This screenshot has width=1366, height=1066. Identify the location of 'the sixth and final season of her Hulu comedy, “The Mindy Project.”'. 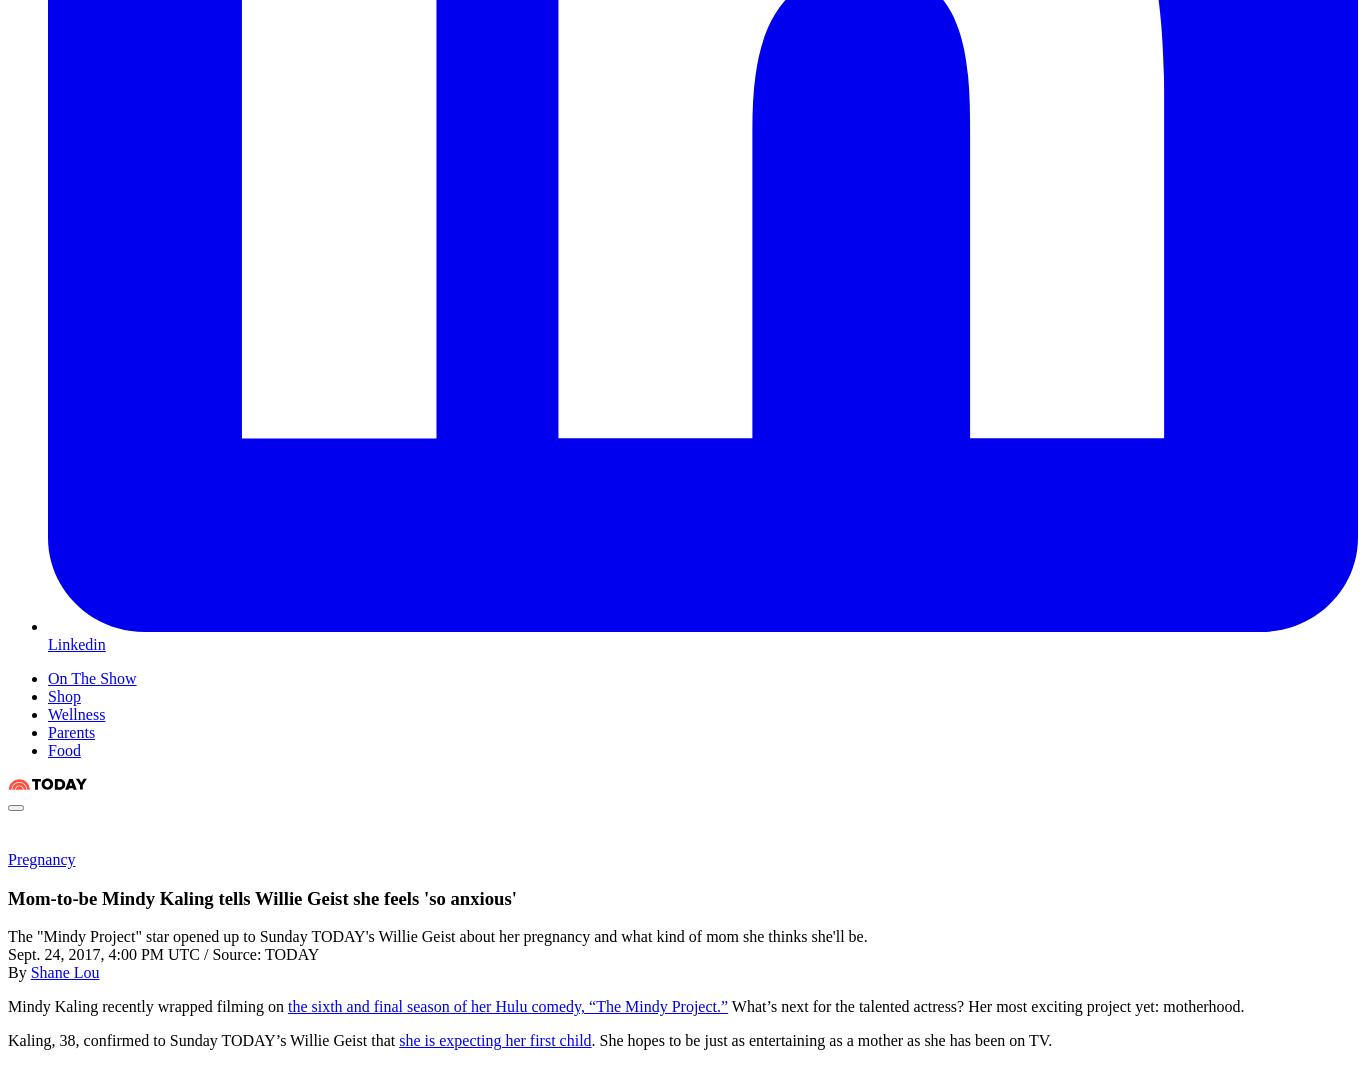
(507, 1006).